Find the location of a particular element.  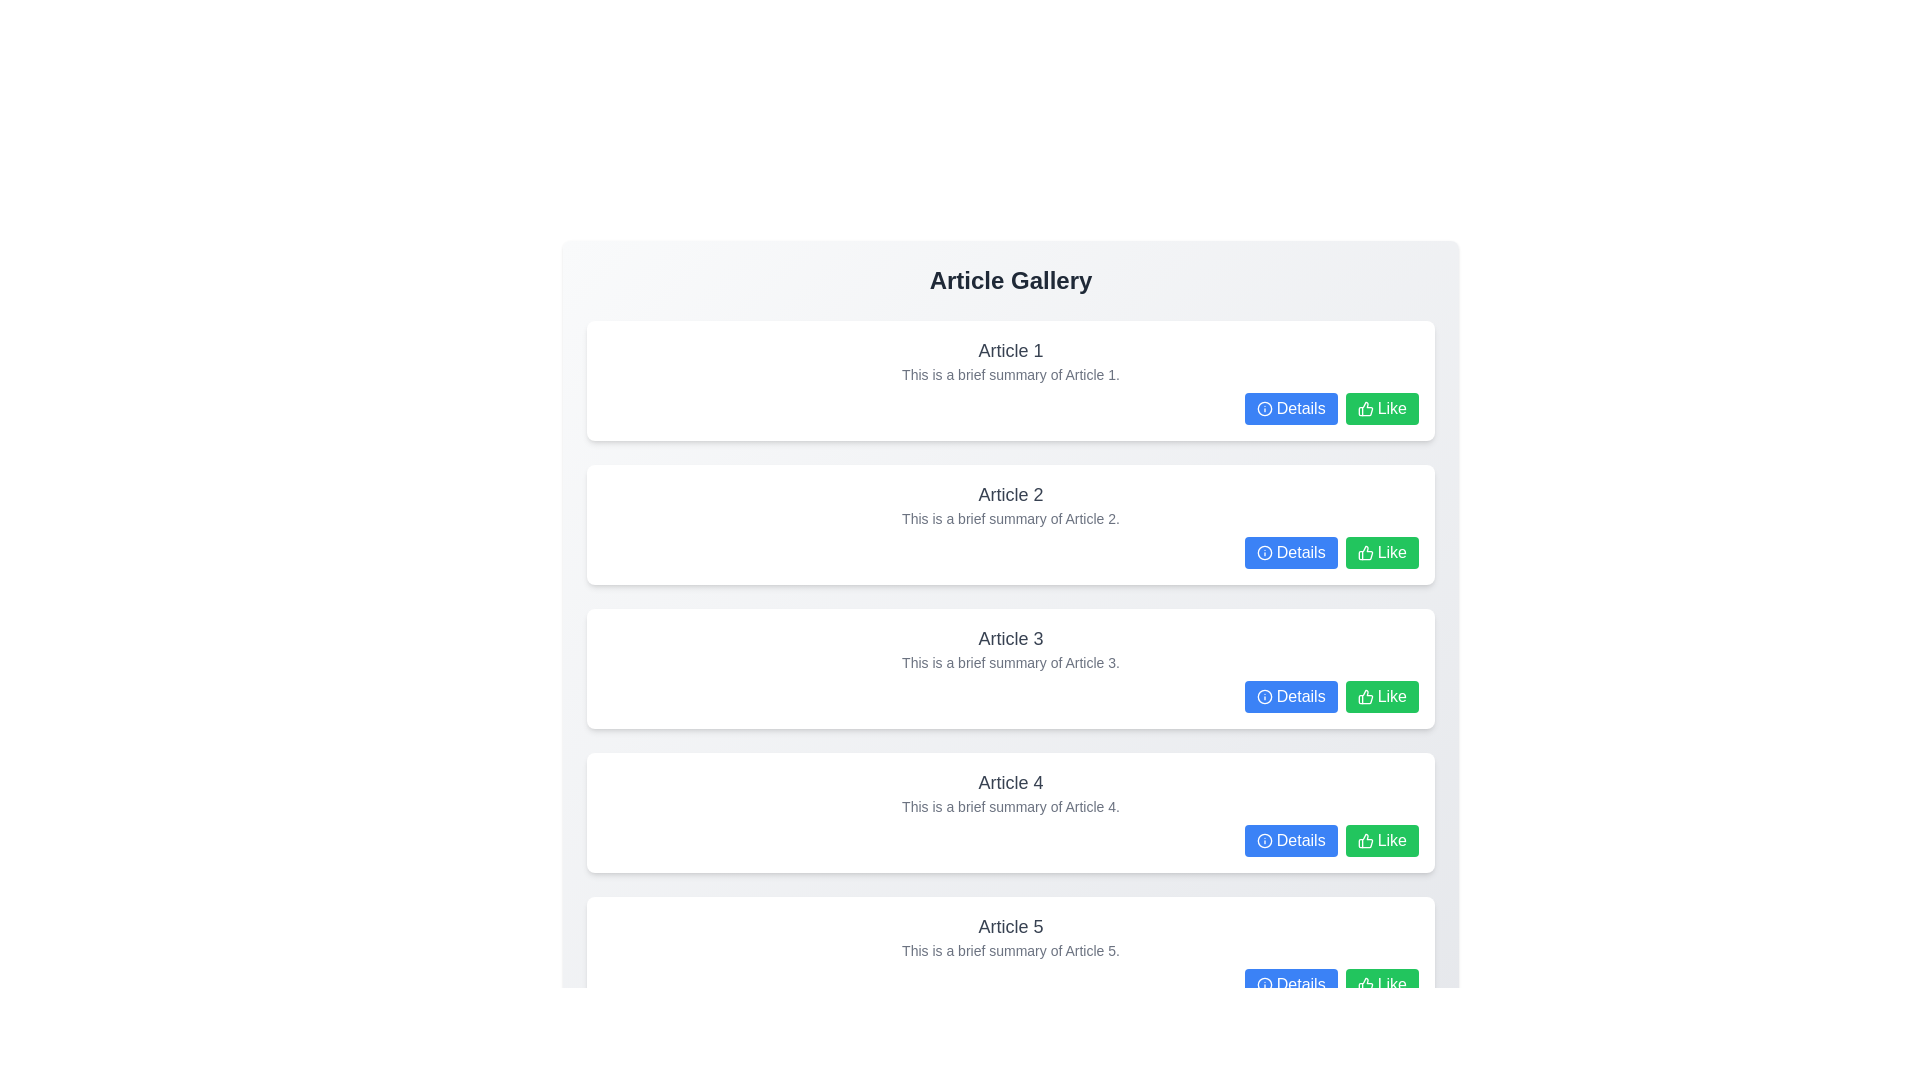

the thumbs-up icon within the 'Like' button to like the article is located at coordinates (1364, 840).